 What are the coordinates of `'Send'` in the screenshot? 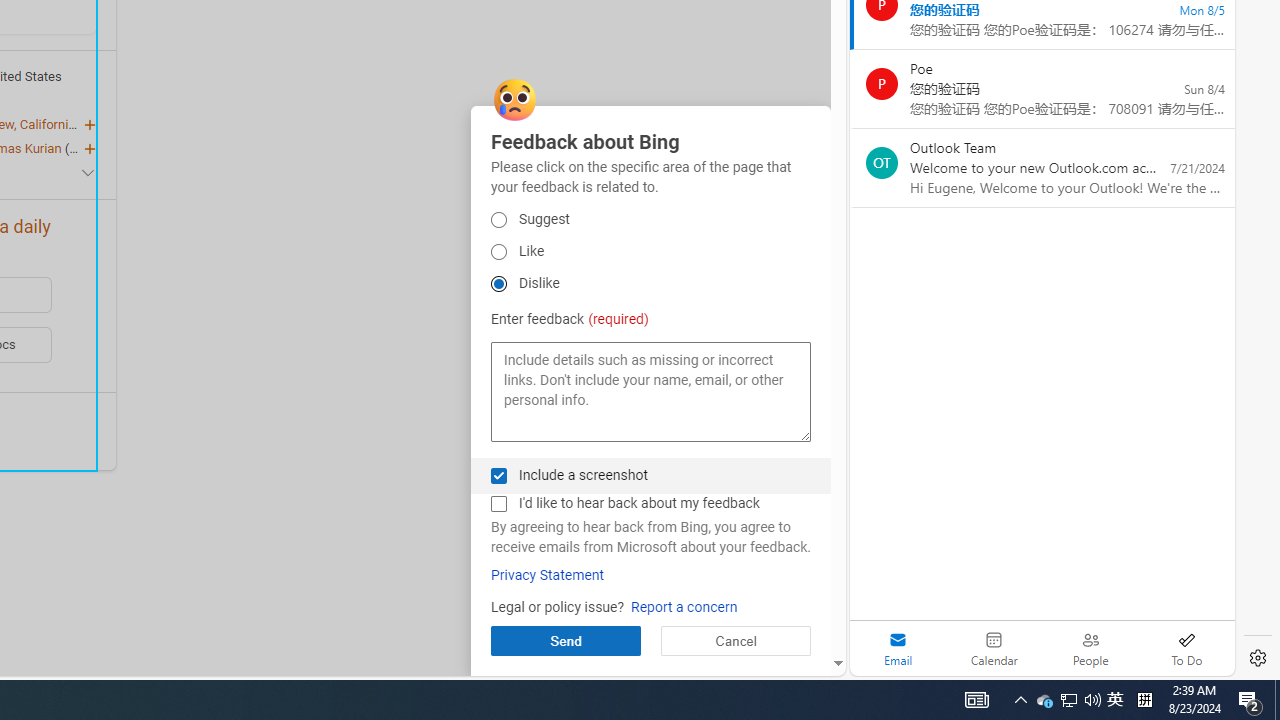 It's located at (565, 640).